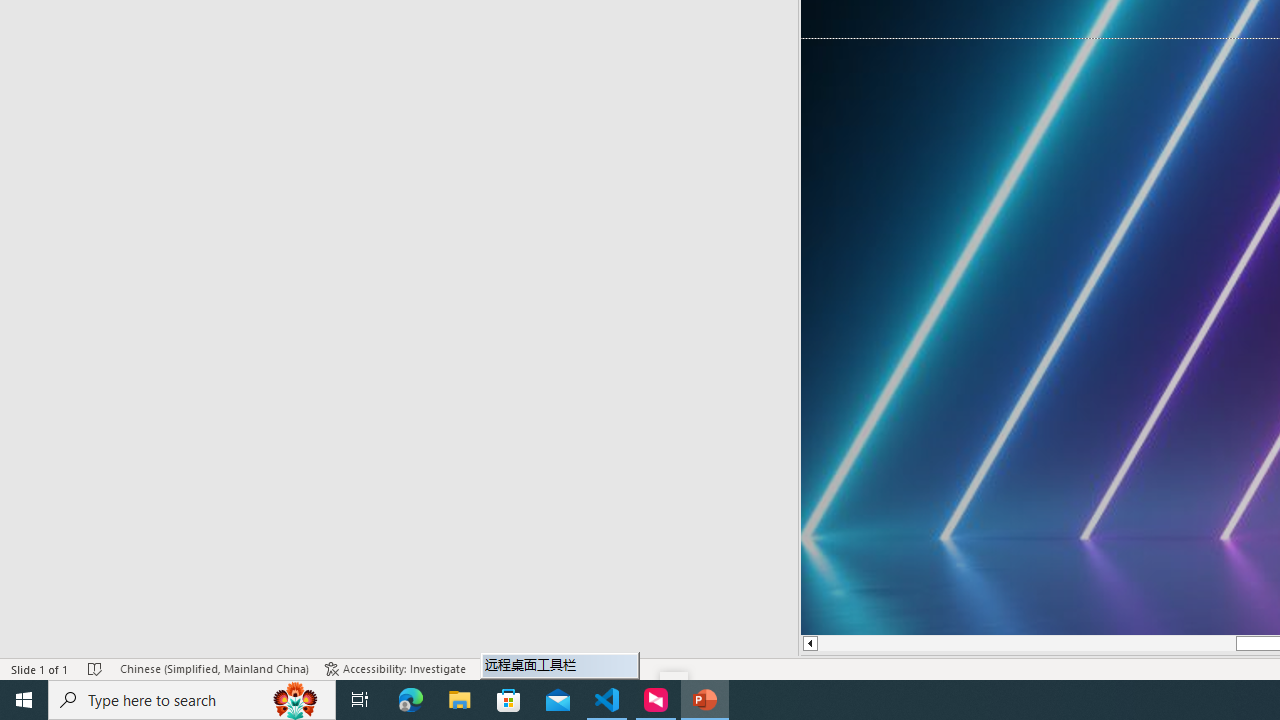 The image size is (1280, 720). Describe the element at coordinates (395, 669) in the screenshot. I see `'Accessibility Checker Accessibility: Investigate'` at that location.